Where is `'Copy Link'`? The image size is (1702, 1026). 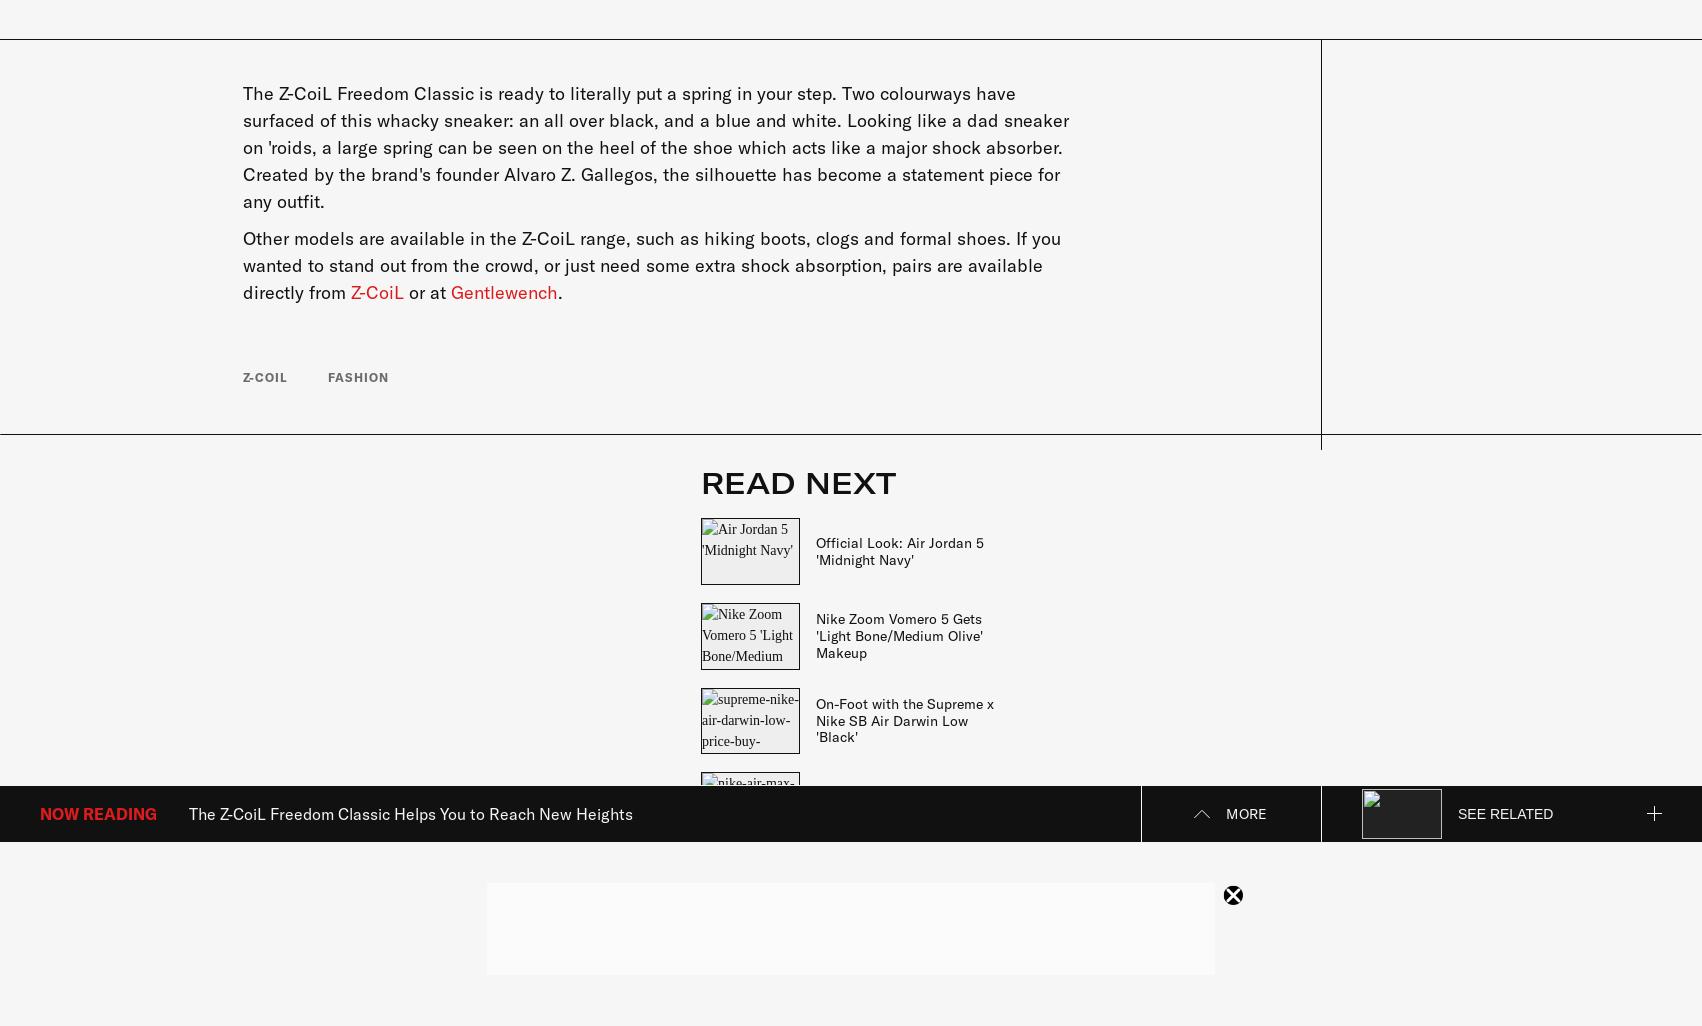 'Copy Link' is located at coordinates (1248, 752).